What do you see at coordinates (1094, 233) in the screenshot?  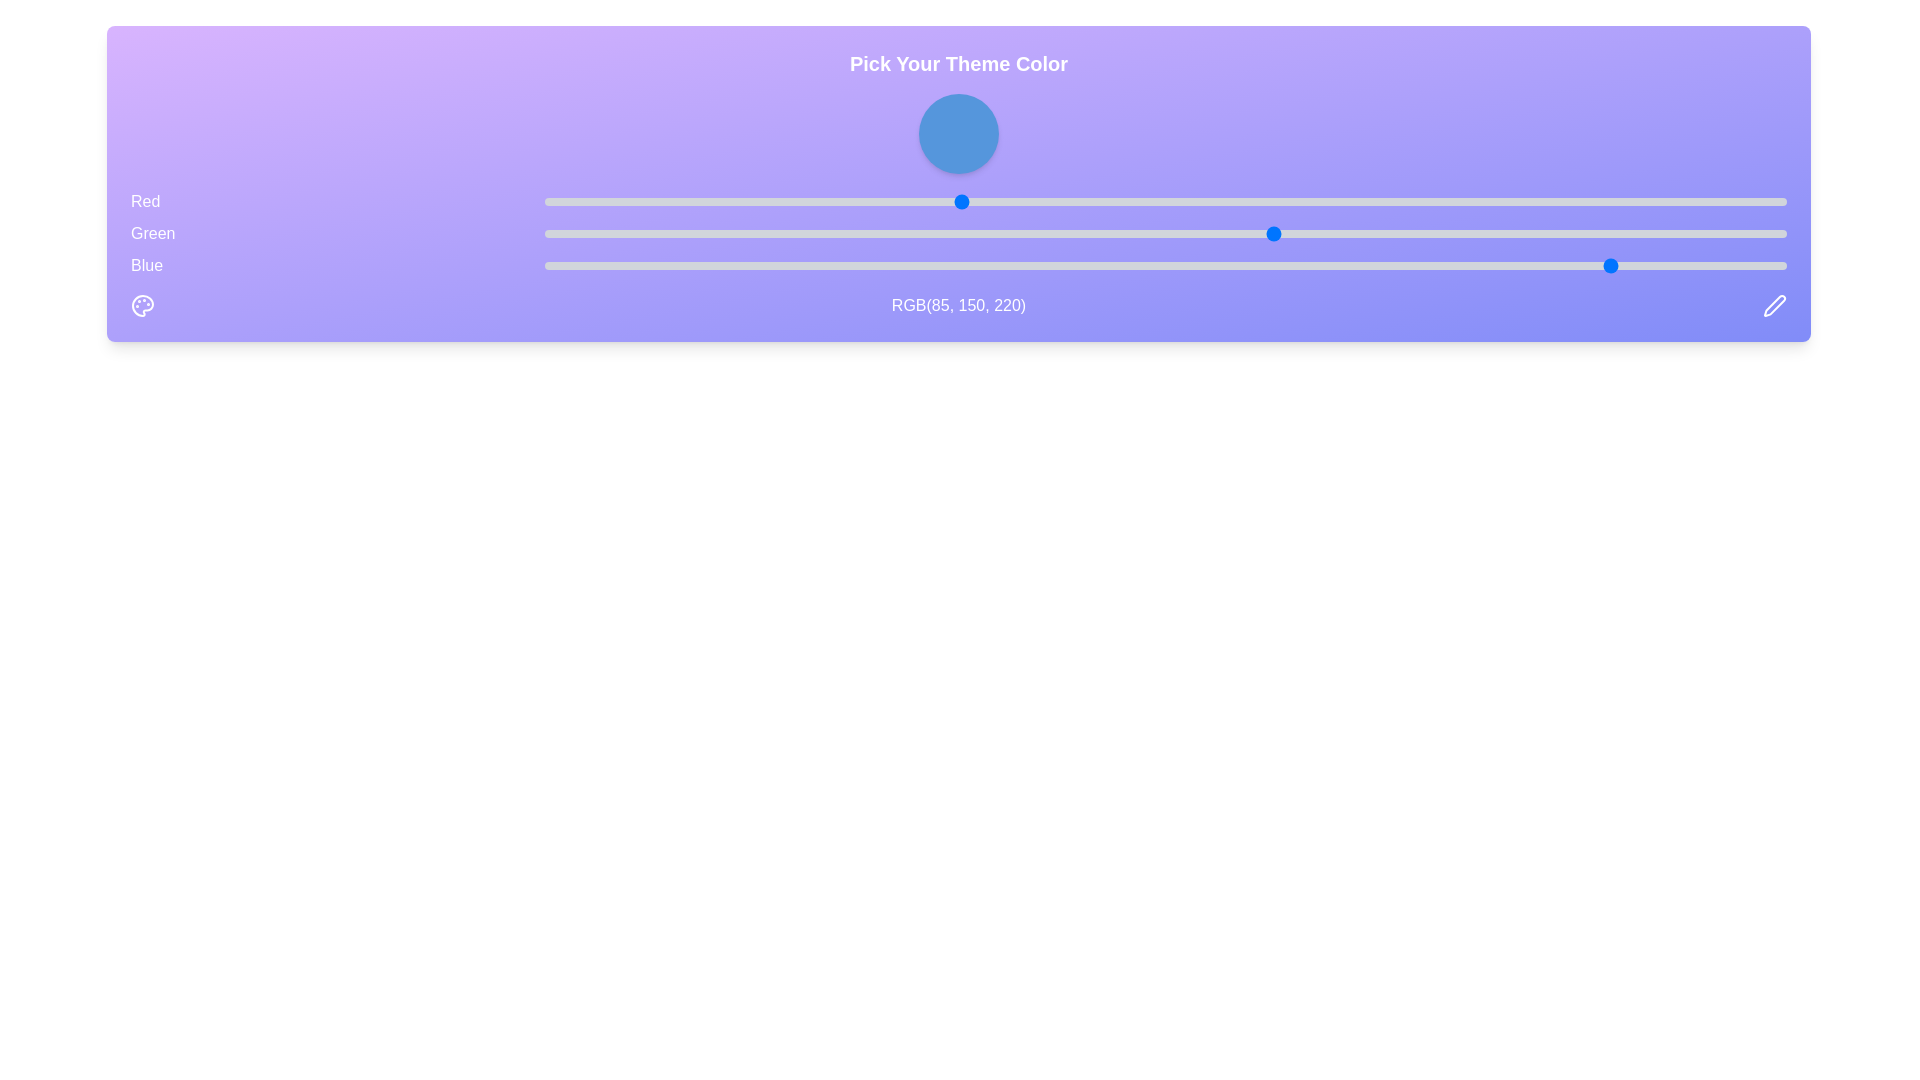 I see `the green color intensity` at bounding box center [1094, 233].